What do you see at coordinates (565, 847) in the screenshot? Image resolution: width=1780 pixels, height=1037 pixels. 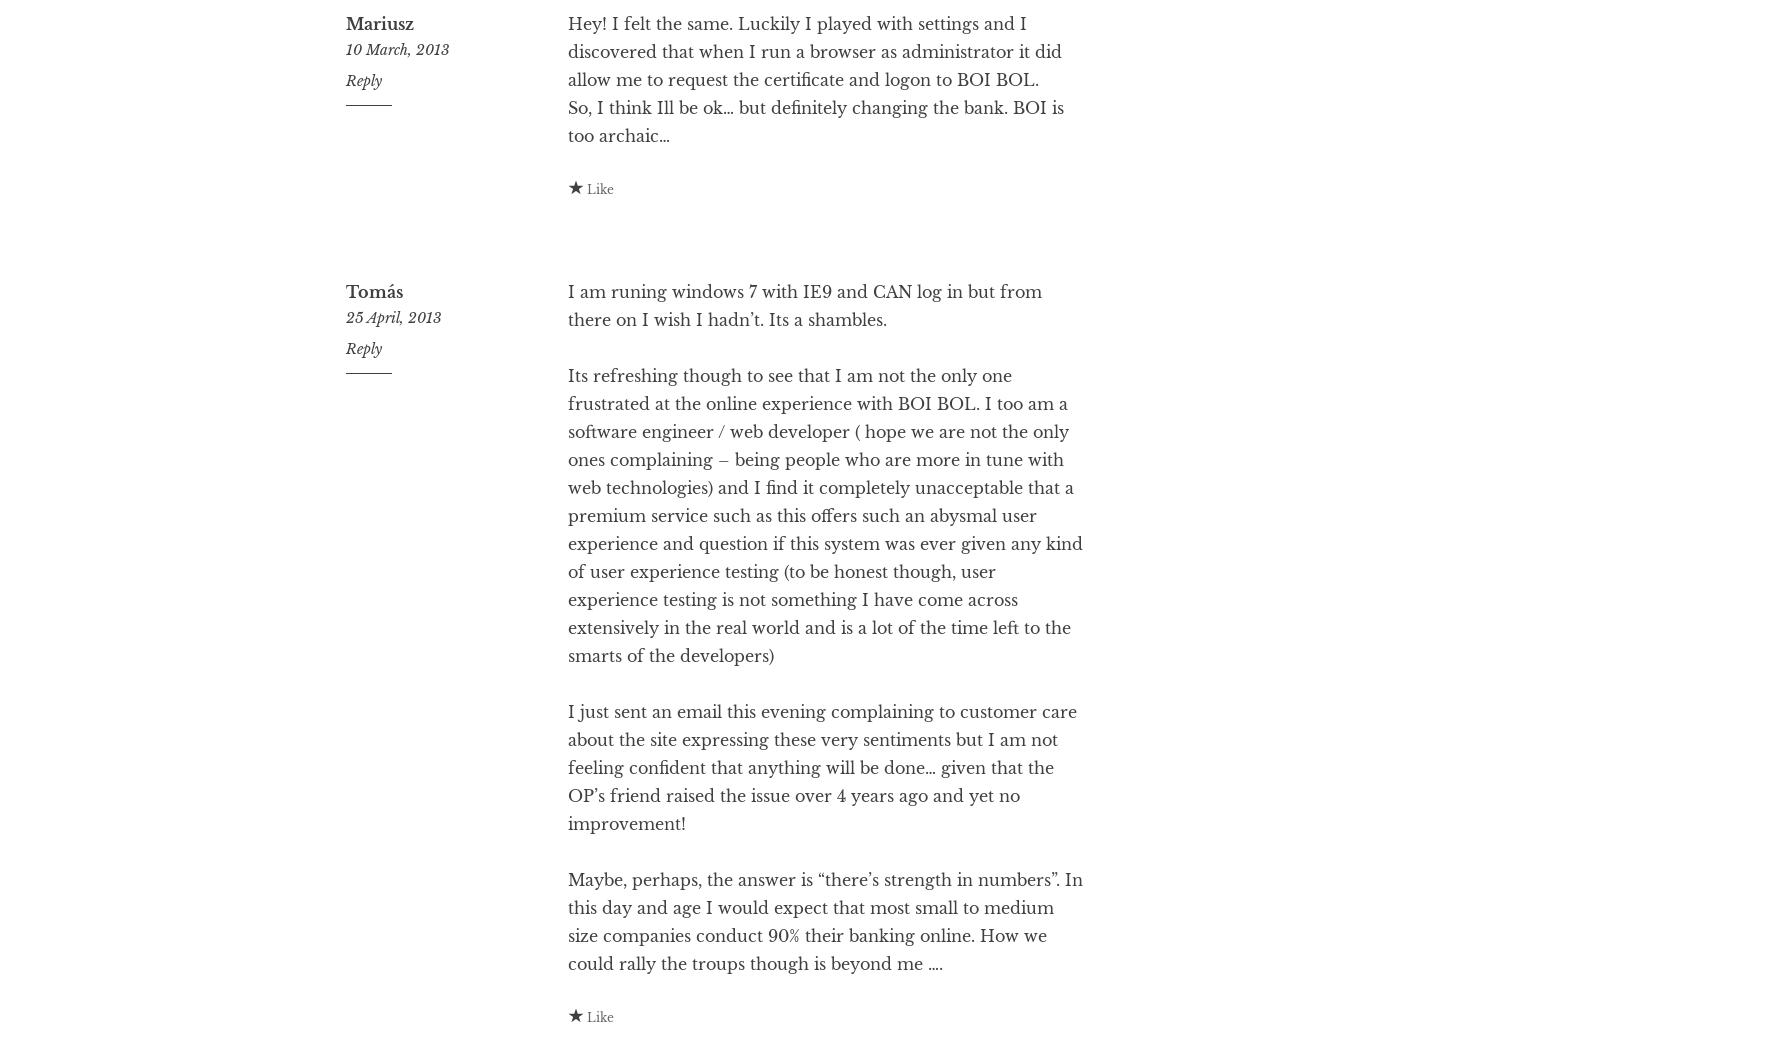 I see `'I just sent an email this evening complaining to customer care about the site expressing these very sentiments but I am not feeling confident that anything will be done… given that the OP’s friend raised the issue over 4 years ago and yet no improvement!'` at bounding box center [565, 847].